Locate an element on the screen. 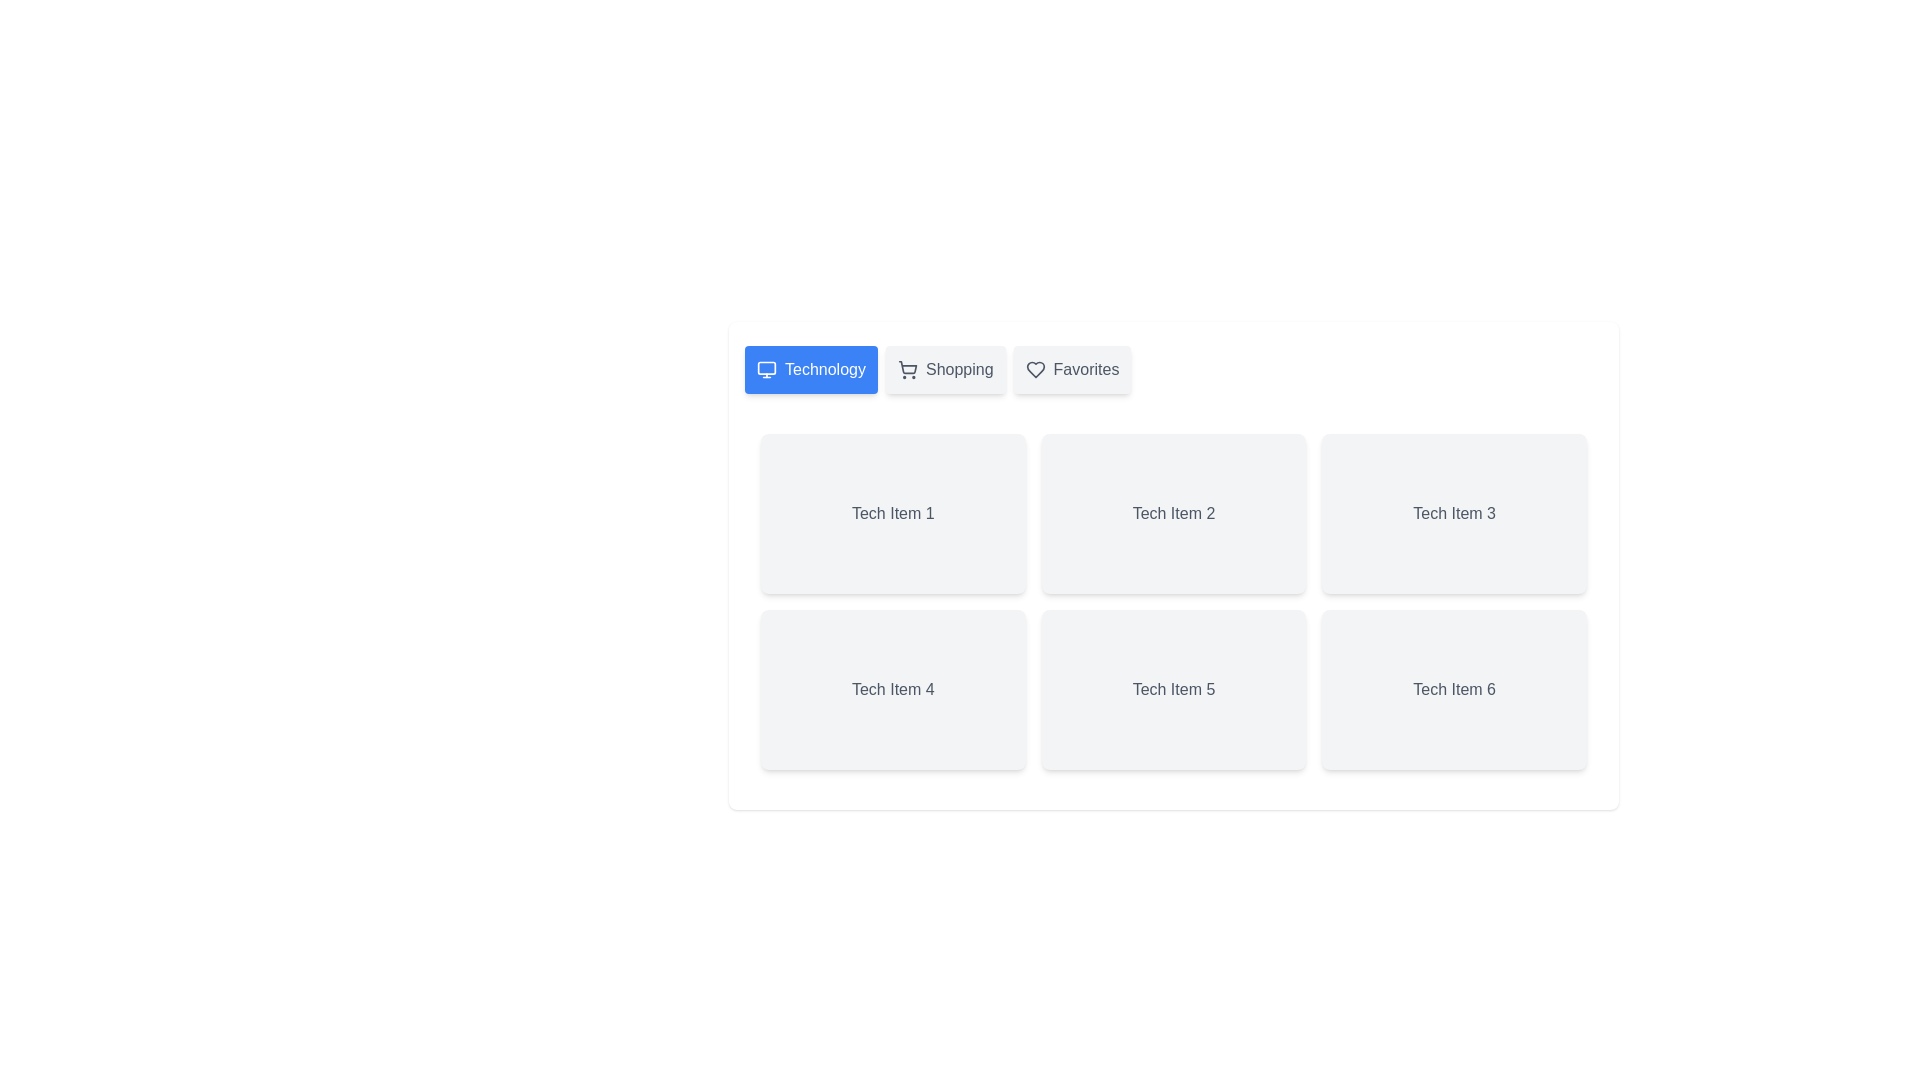 The image size is (1920, 1080). the tab labeled Technology to switch the active view to that tab is located at coordinates (811, 370).